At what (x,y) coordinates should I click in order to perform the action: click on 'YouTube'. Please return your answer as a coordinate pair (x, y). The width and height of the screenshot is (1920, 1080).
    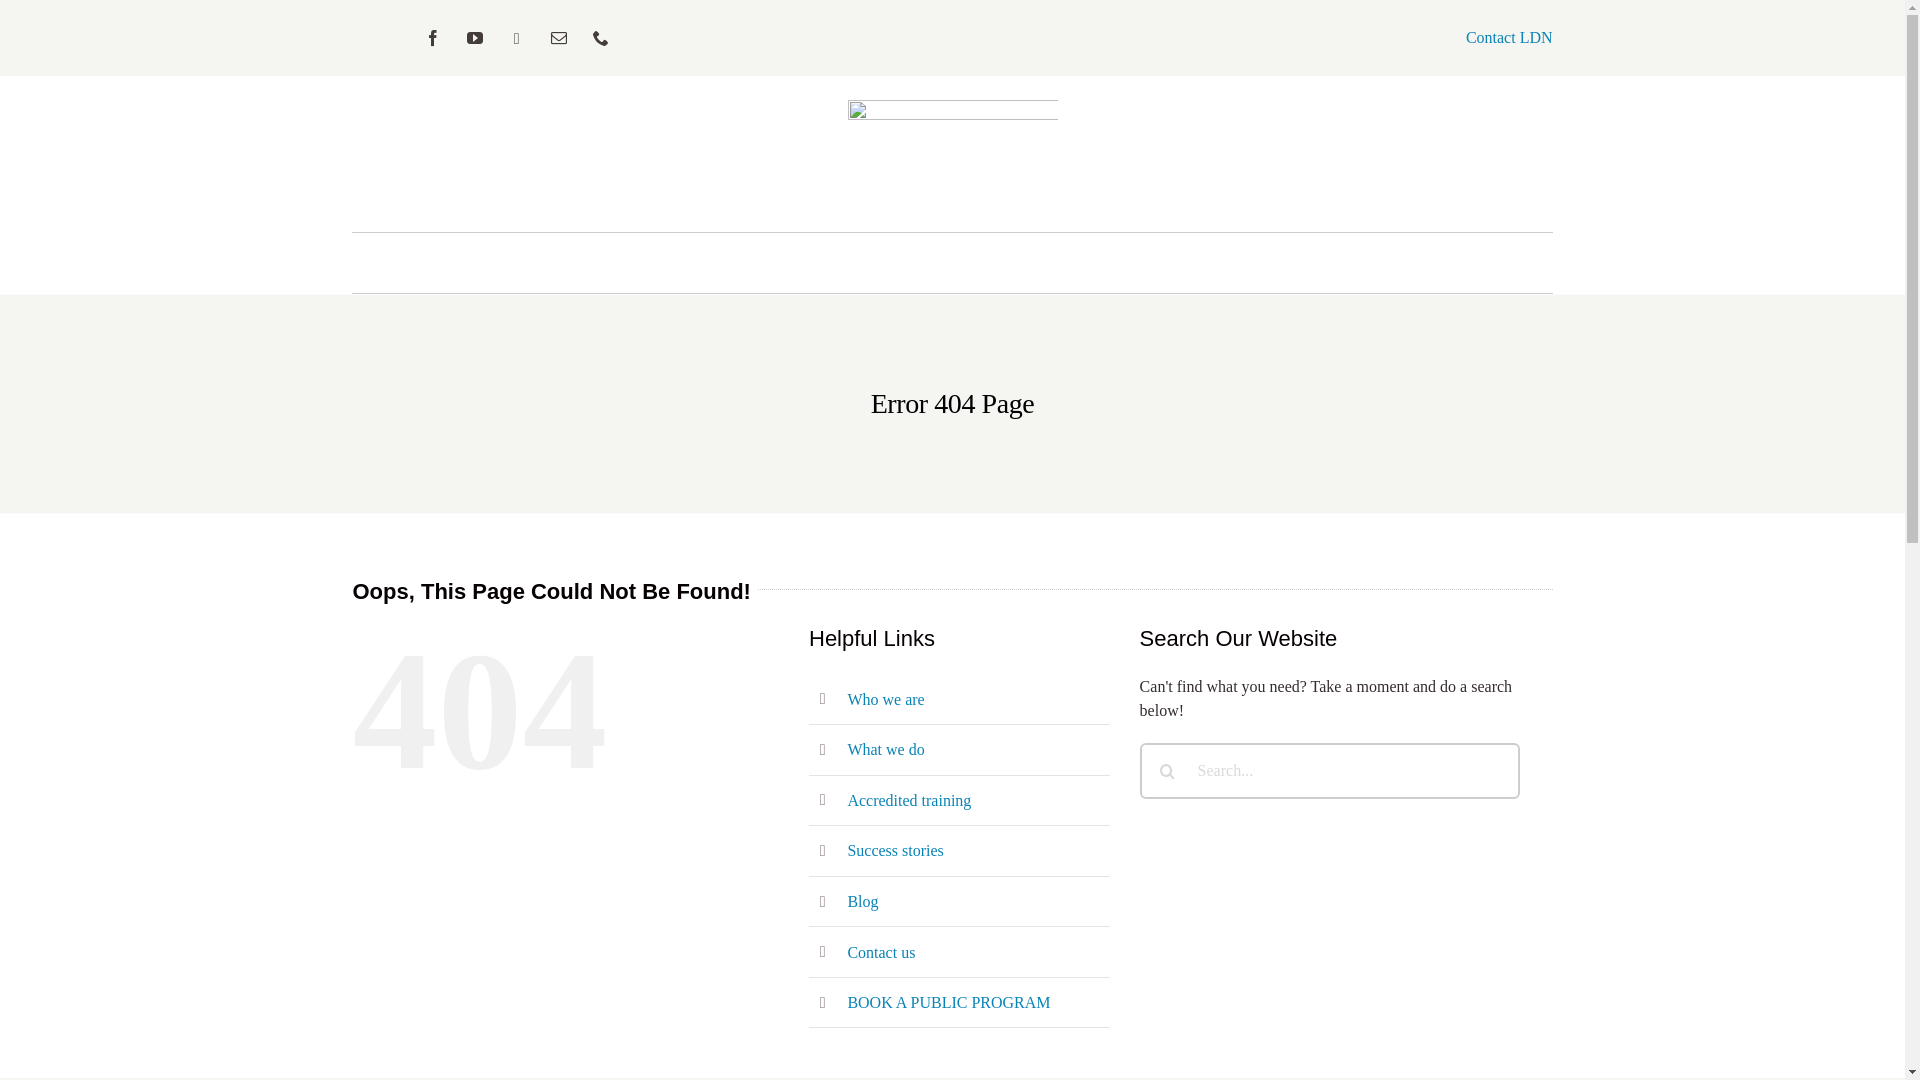
    Looking at the image, I should click on (474, 38).